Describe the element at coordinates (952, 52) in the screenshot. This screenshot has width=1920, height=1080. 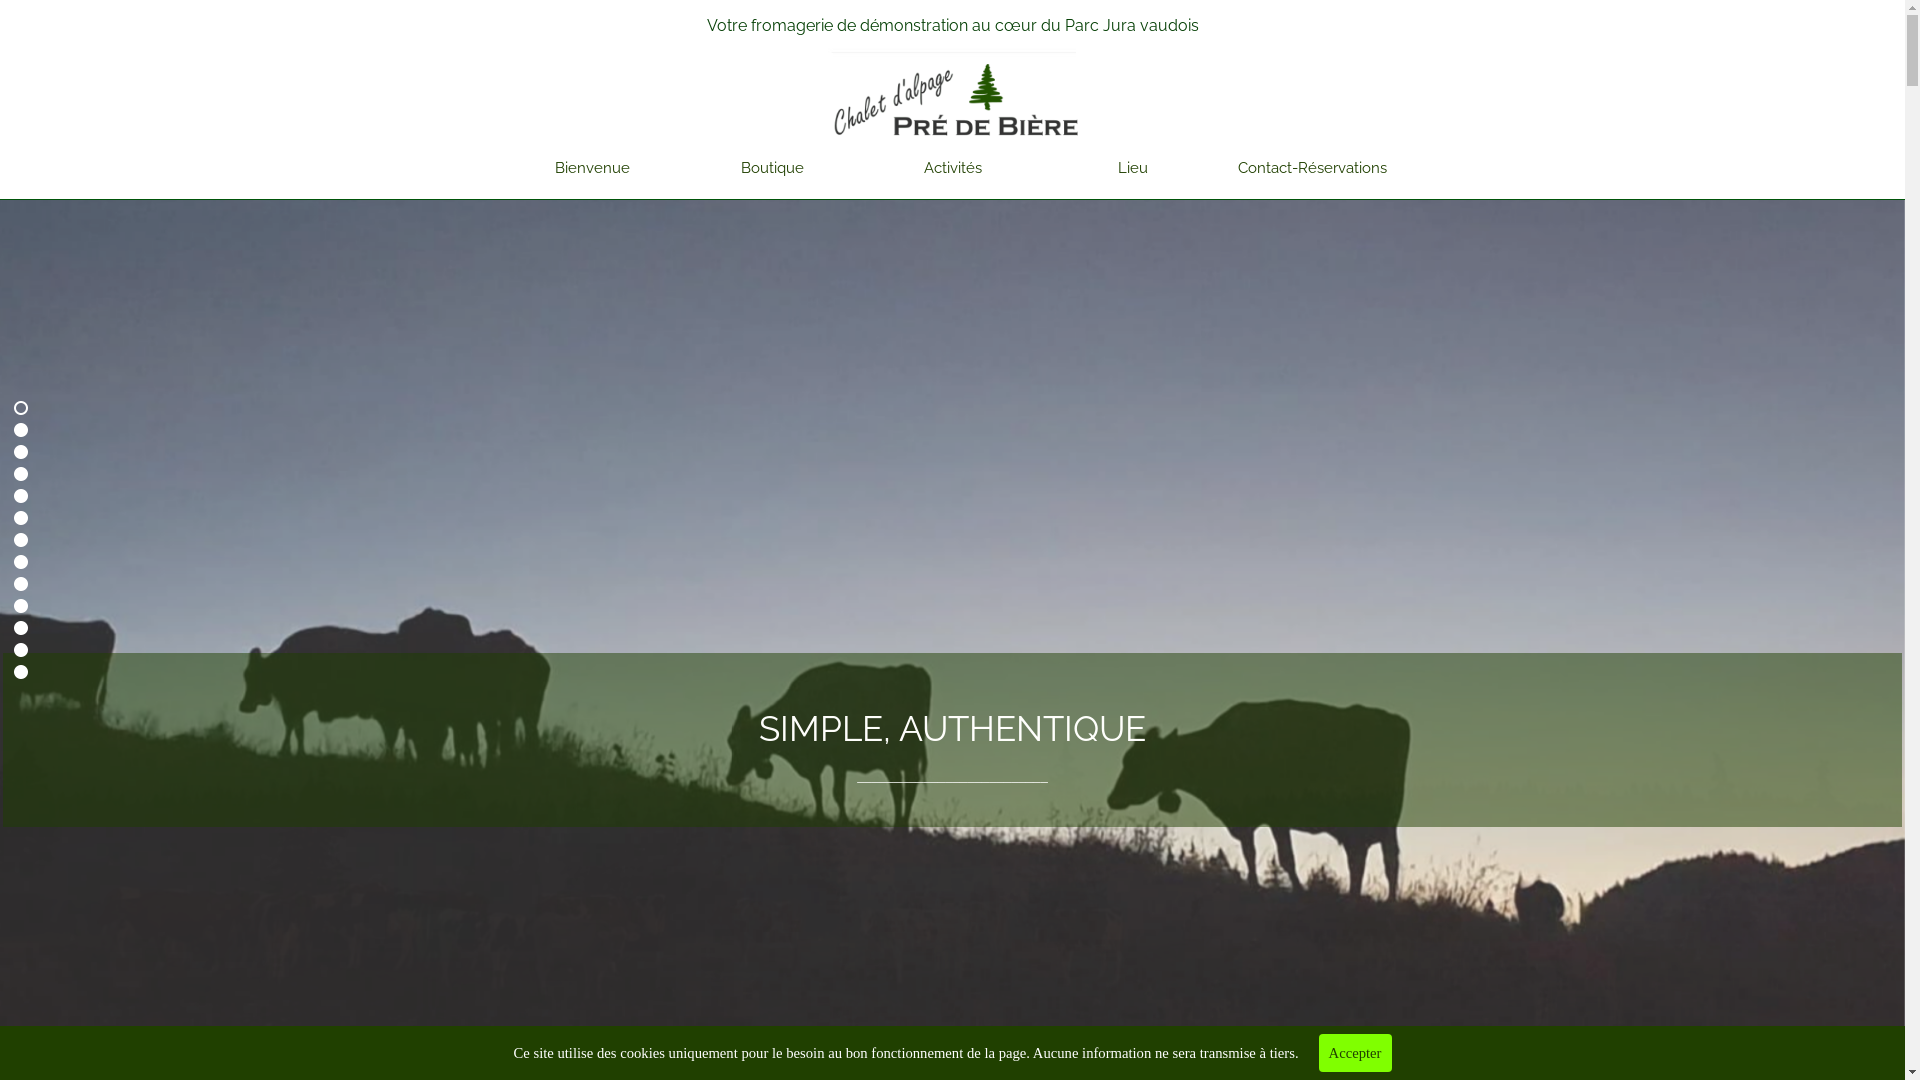
I see `'underline pdb'` at that location.